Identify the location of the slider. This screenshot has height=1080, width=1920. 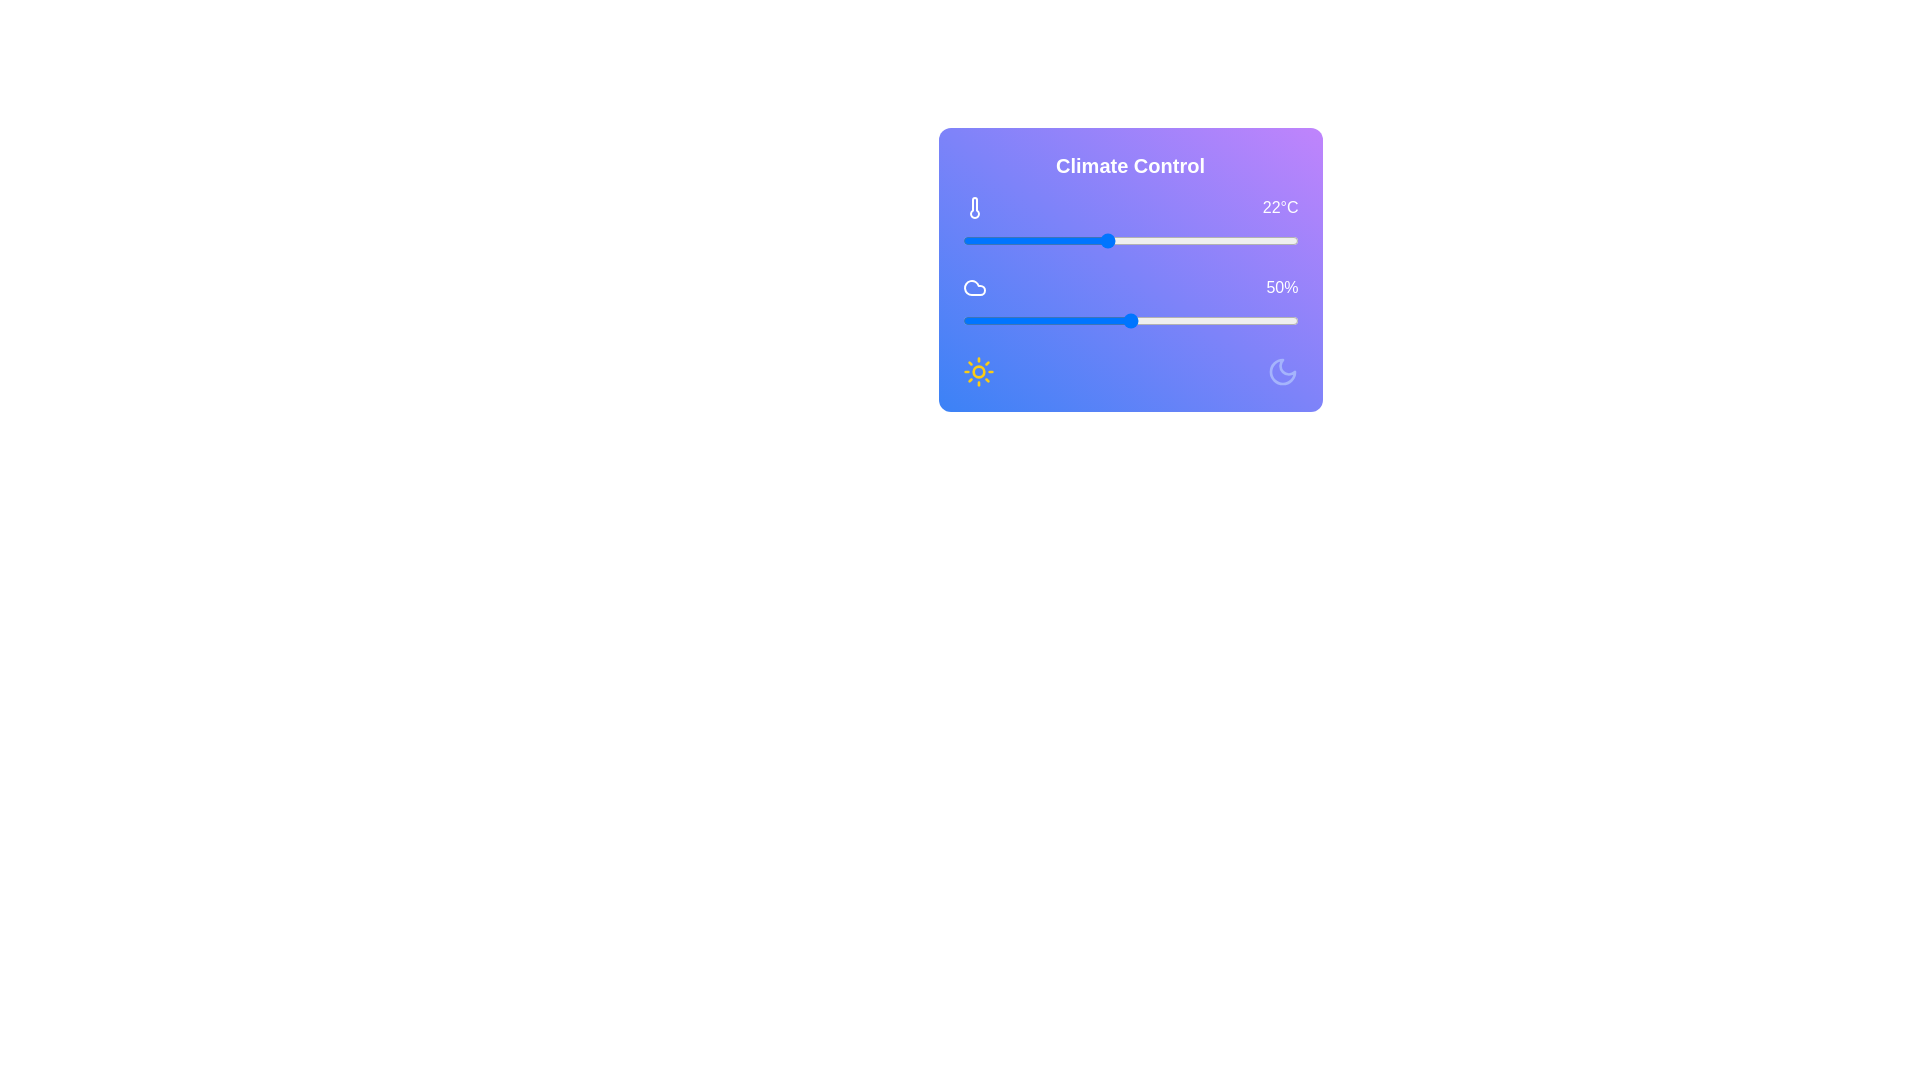
(1154, 288).